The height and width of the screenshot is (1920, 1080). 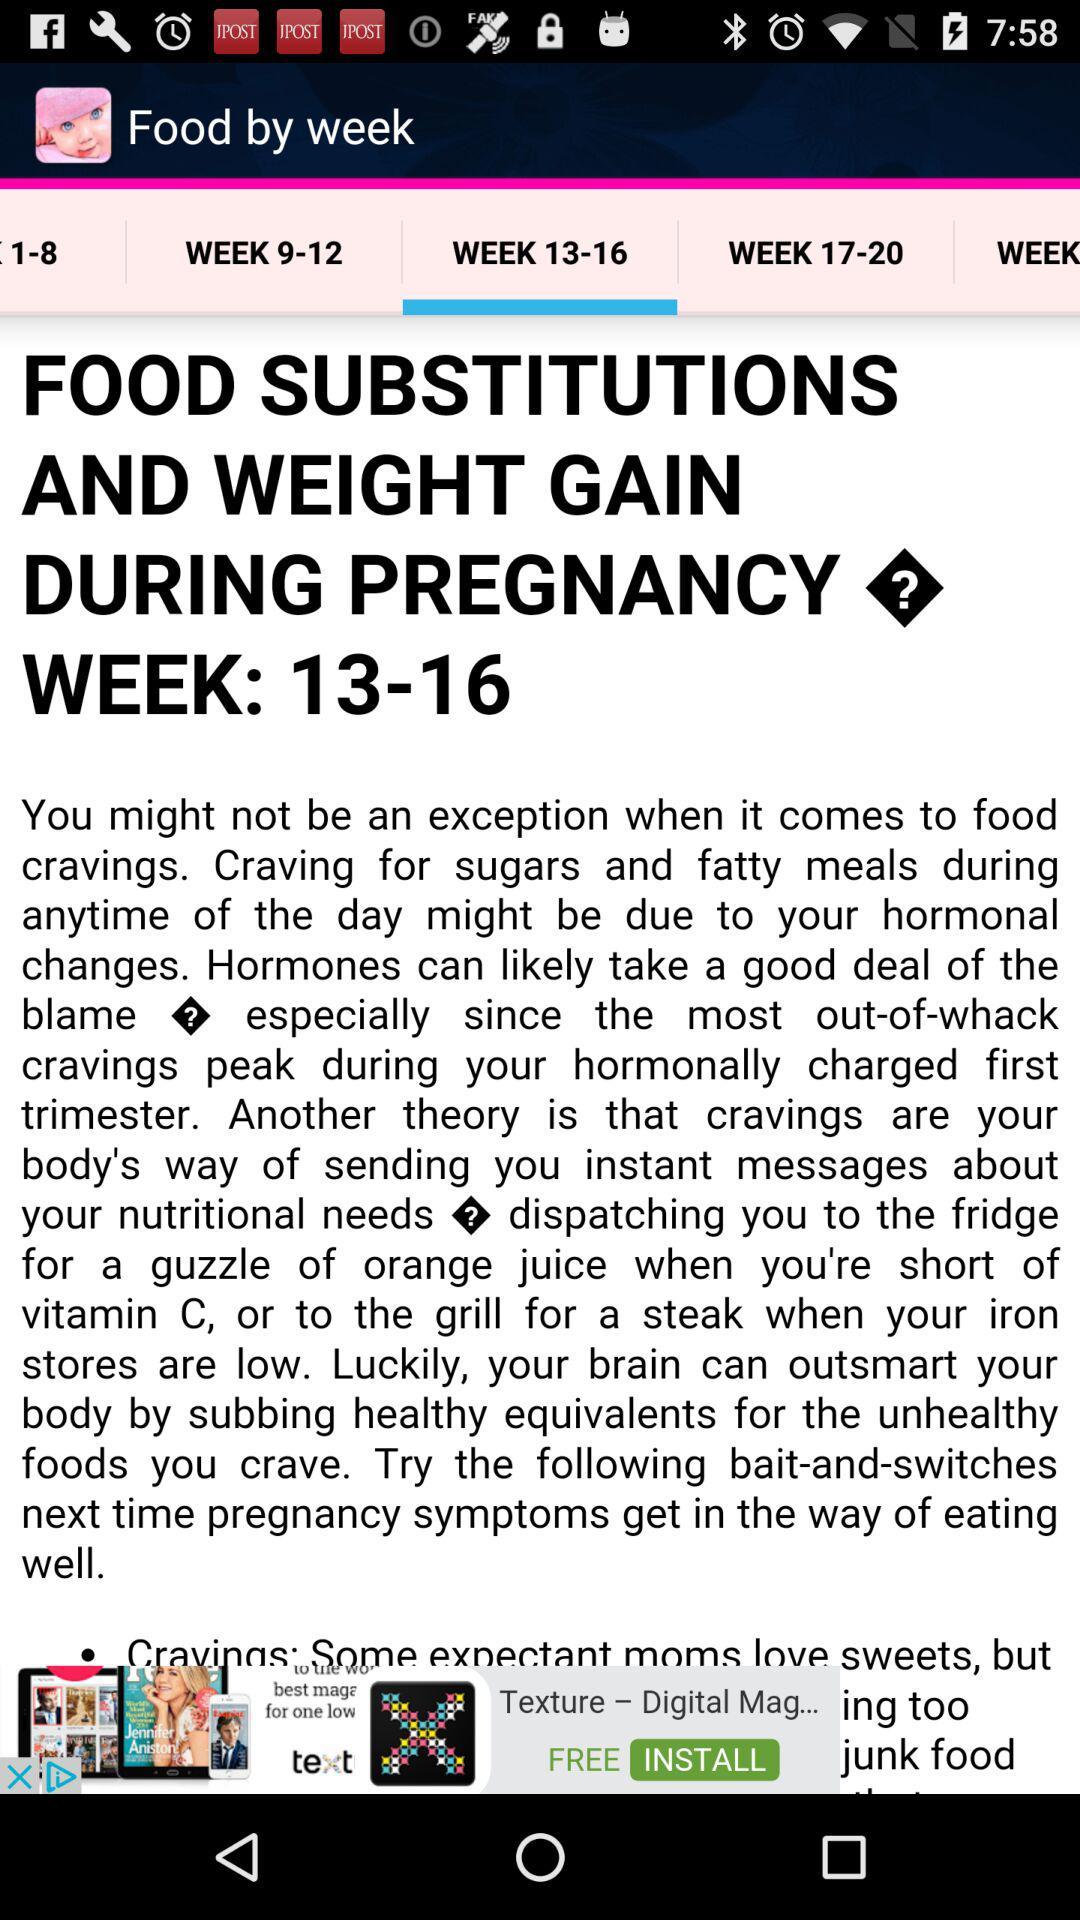 I want to click on open advertisement, so click(x=419, y=1727).